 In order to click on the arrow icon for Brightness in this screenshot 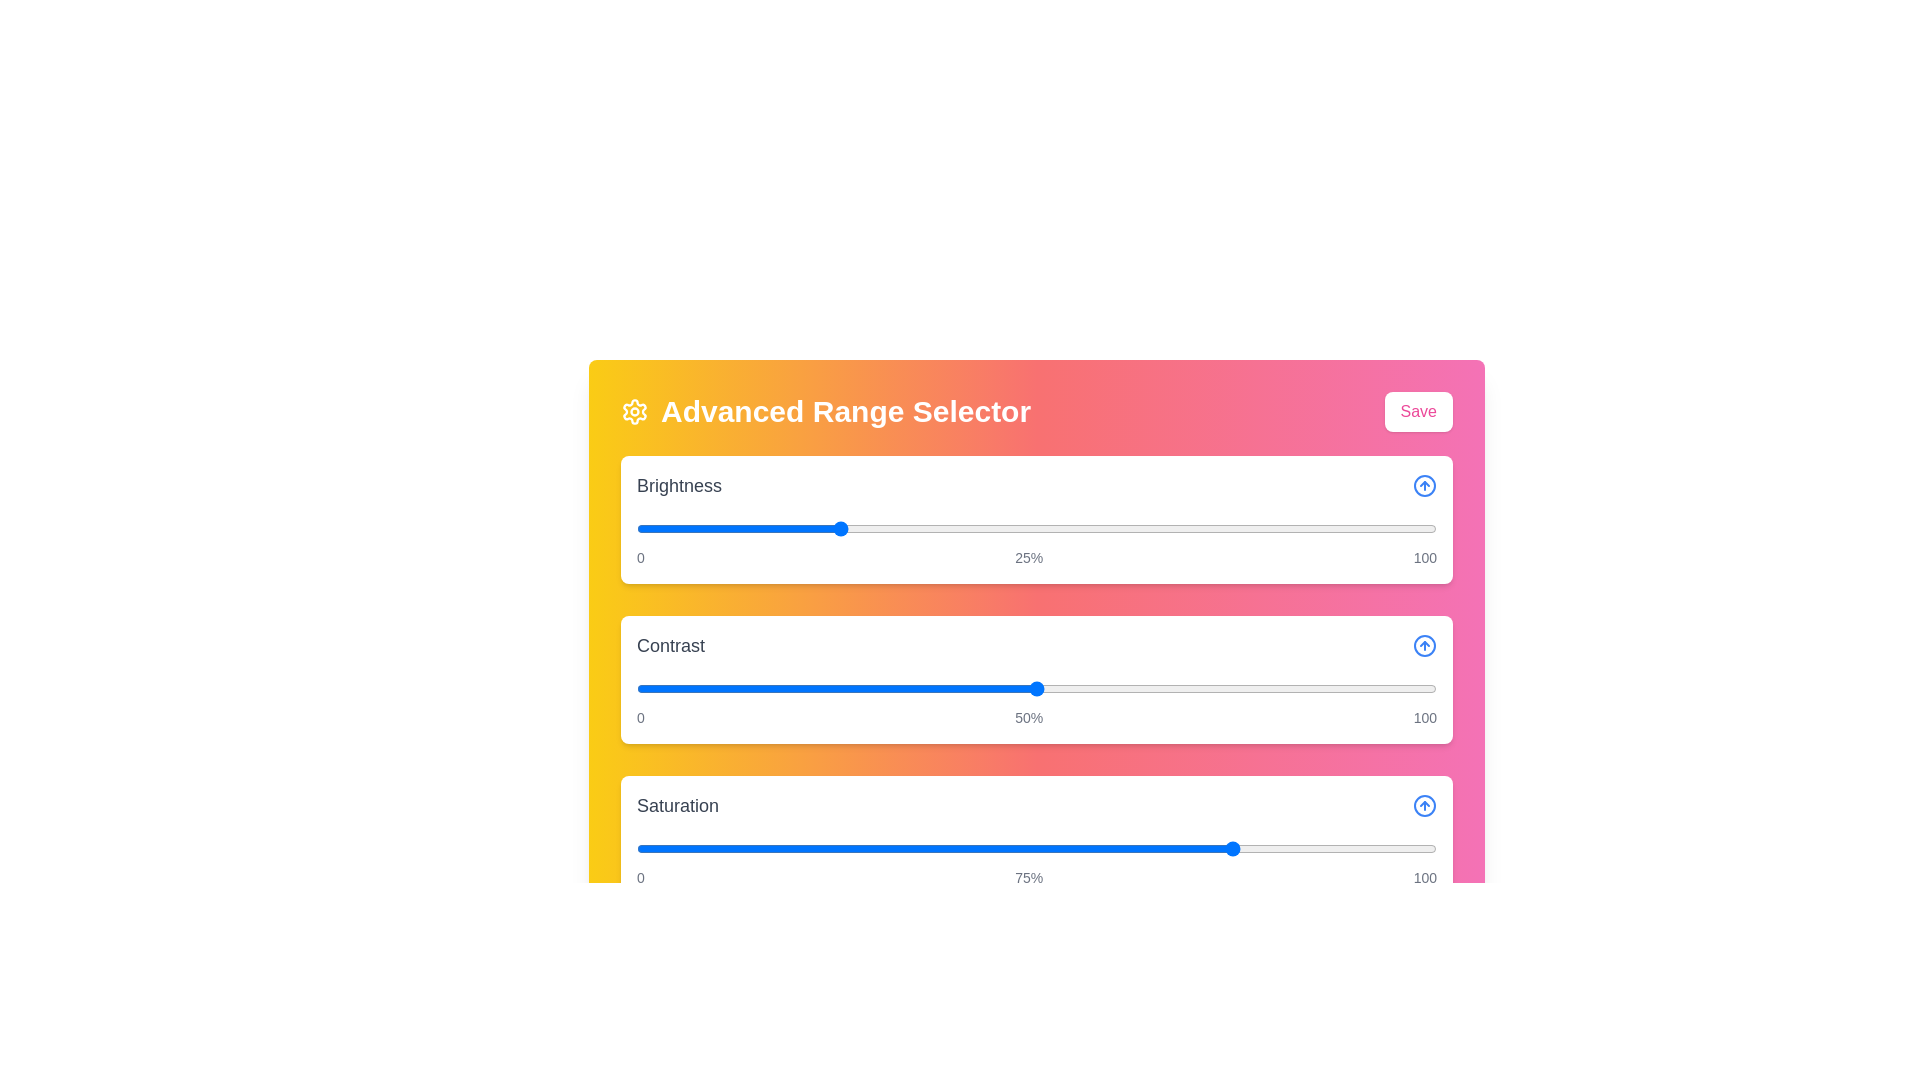, I will do `click(1424, 486)`.